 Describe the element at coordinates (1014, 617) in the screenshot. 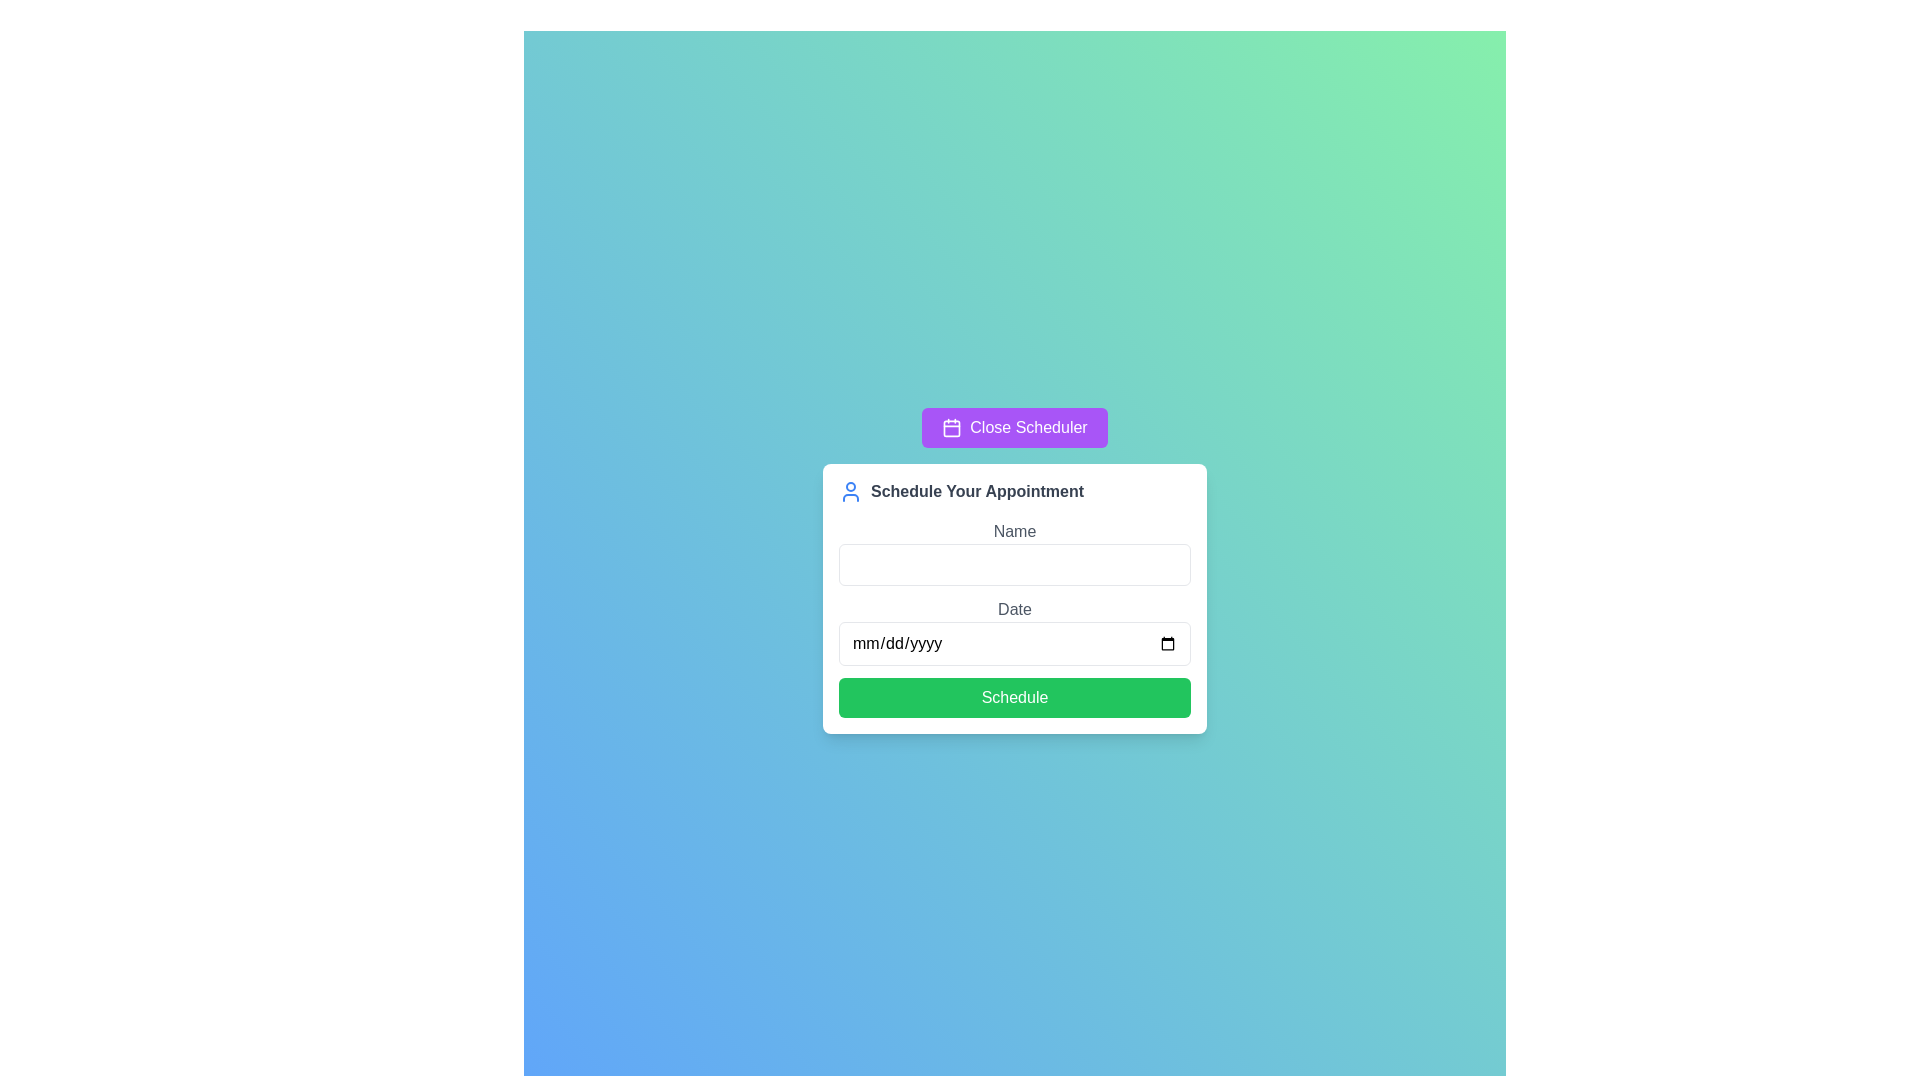

I see `or click on the 'Date' input field in the appointment scheduling form to select a date` at that location.